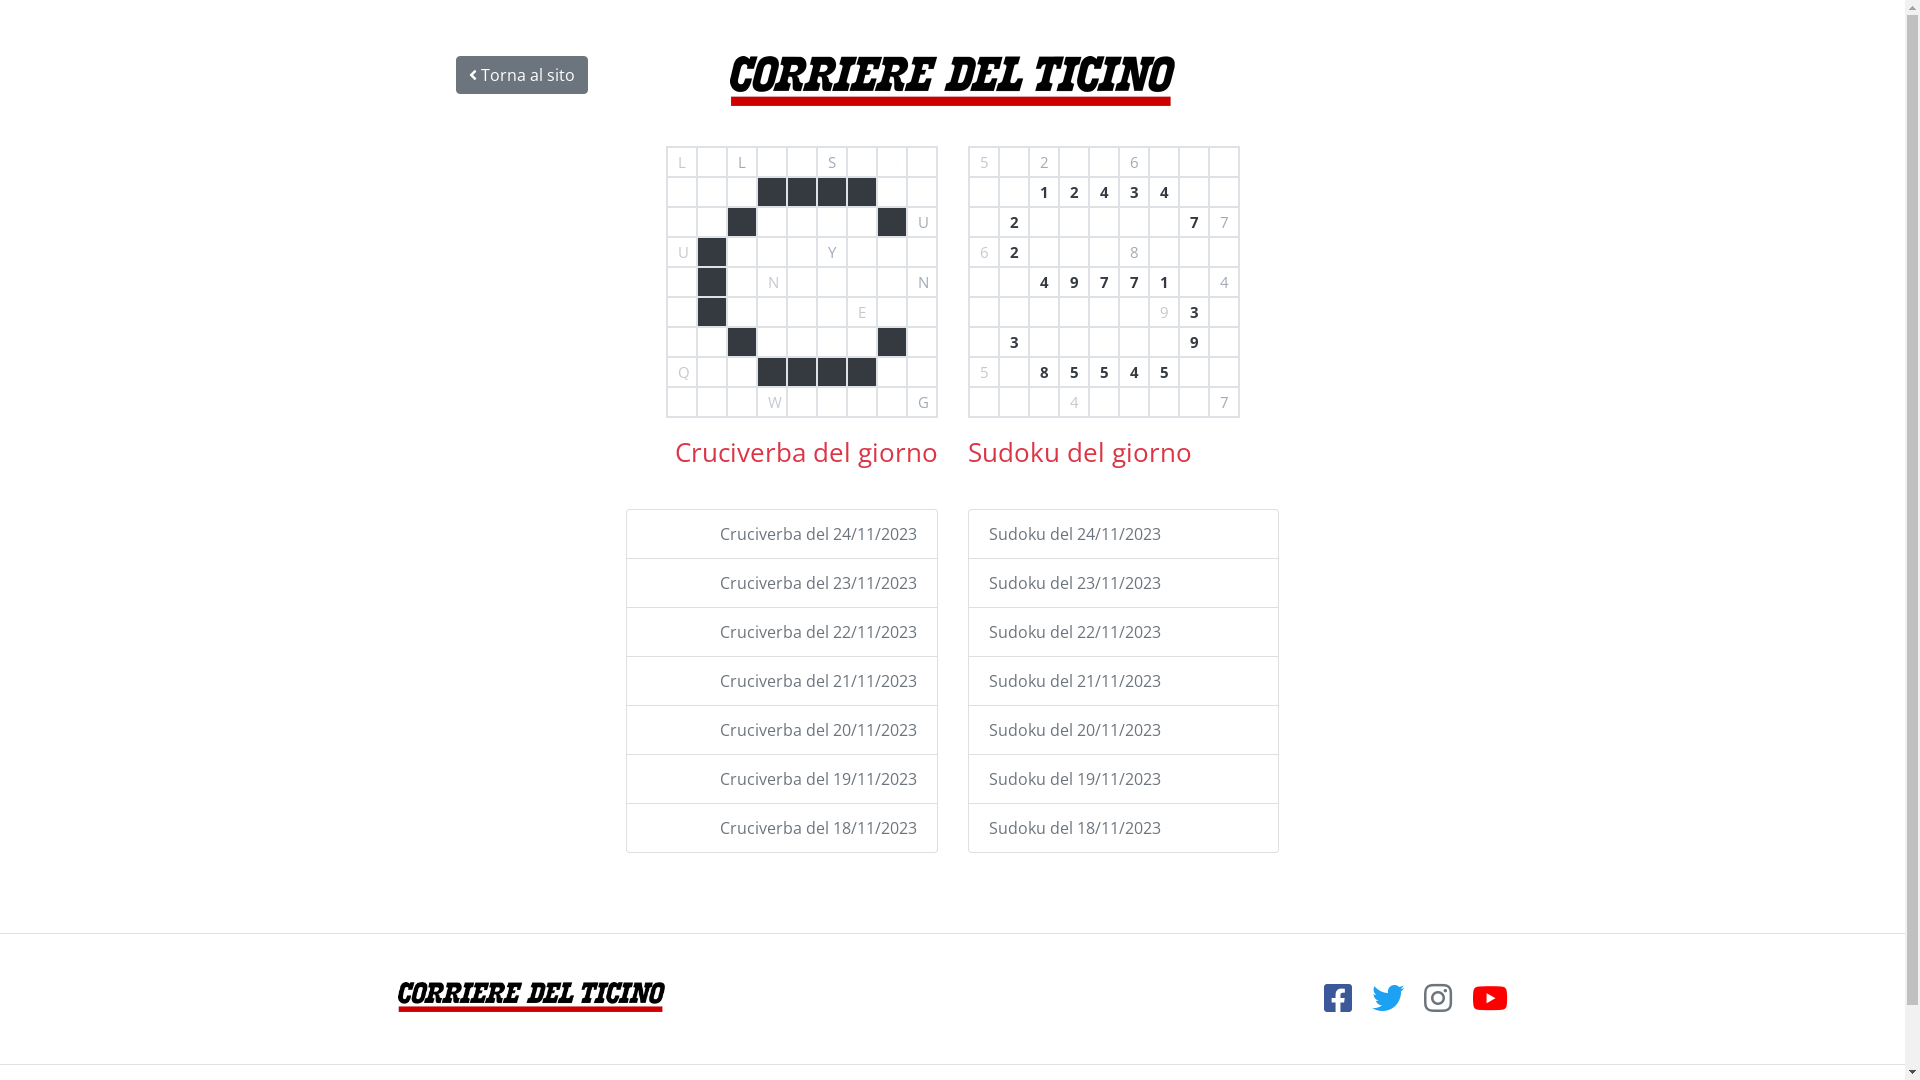  I want to click on 'Sudoku del 20/11/2023', so click(988, 729).